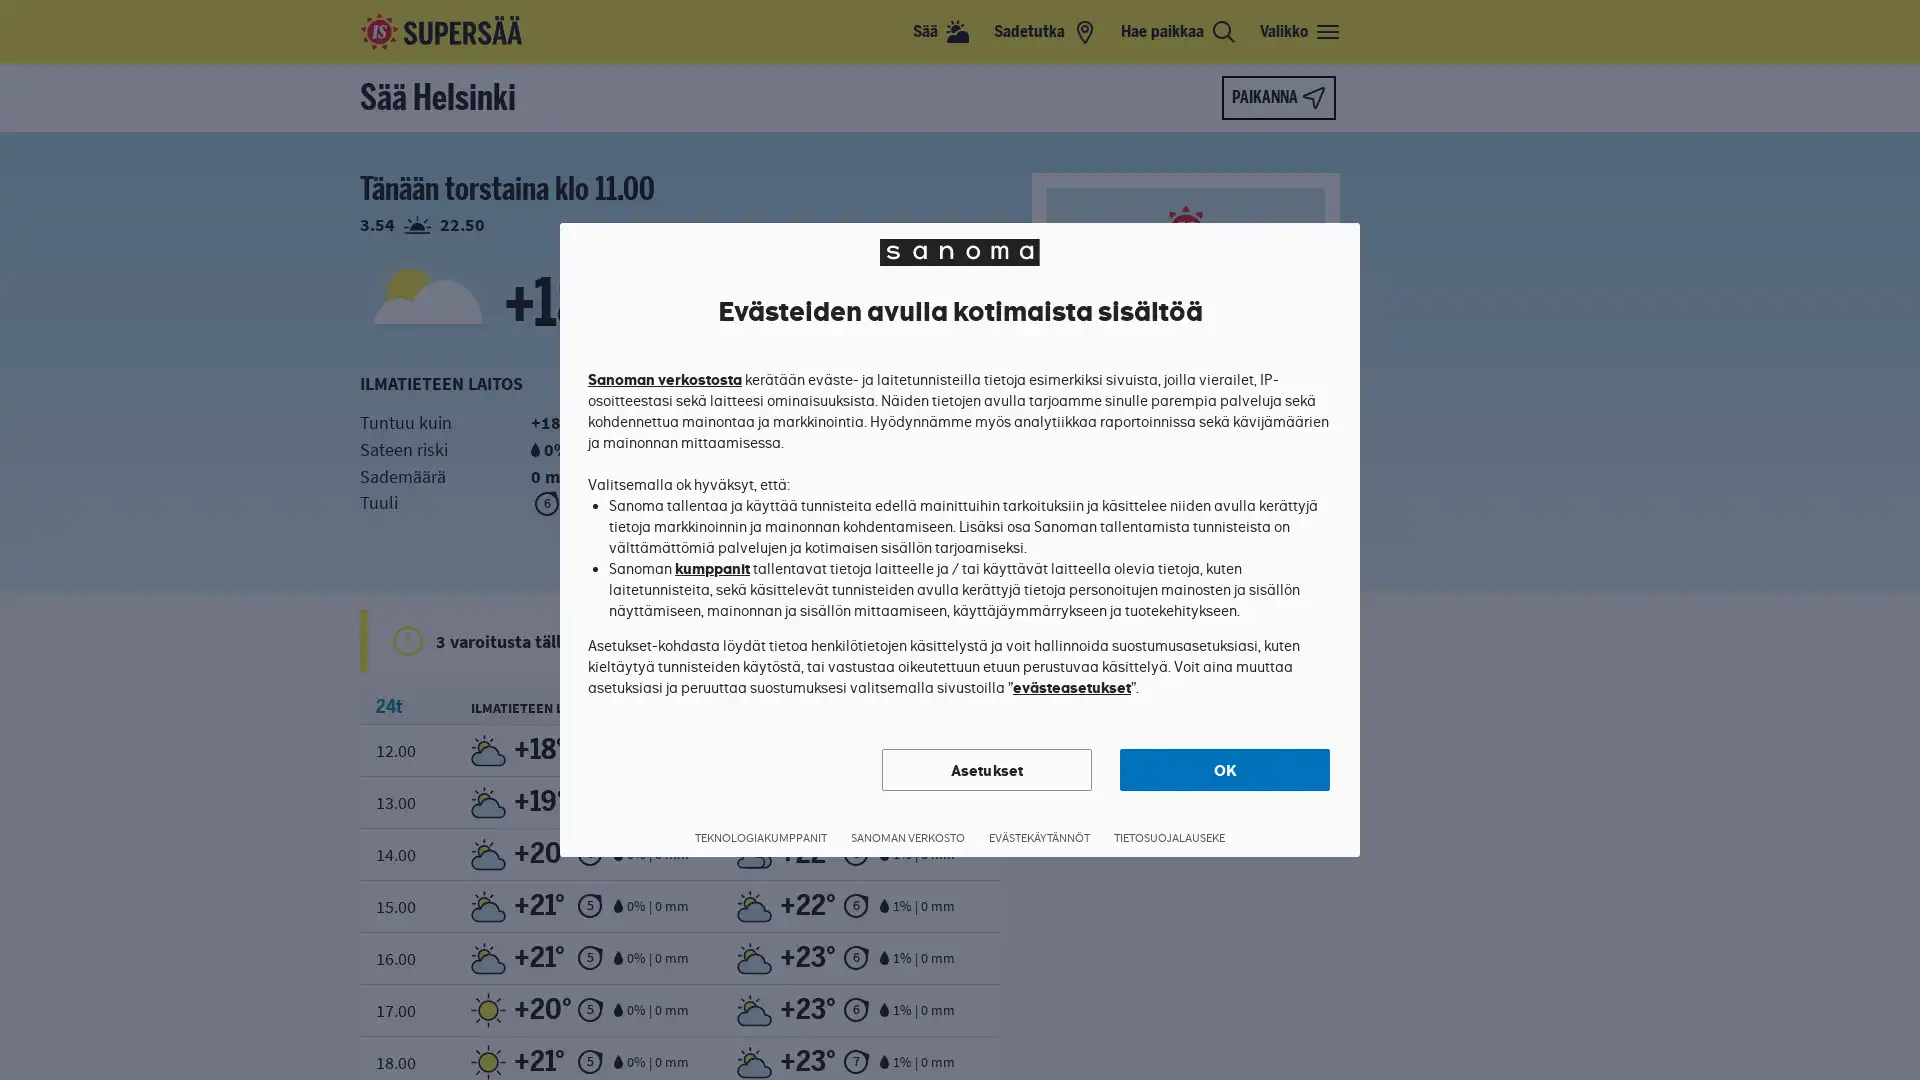 Image resolution: width=1920 pixels, height=1080 pixels. I want to click on Nayta kaikki varoitukset, so click(974, 640).